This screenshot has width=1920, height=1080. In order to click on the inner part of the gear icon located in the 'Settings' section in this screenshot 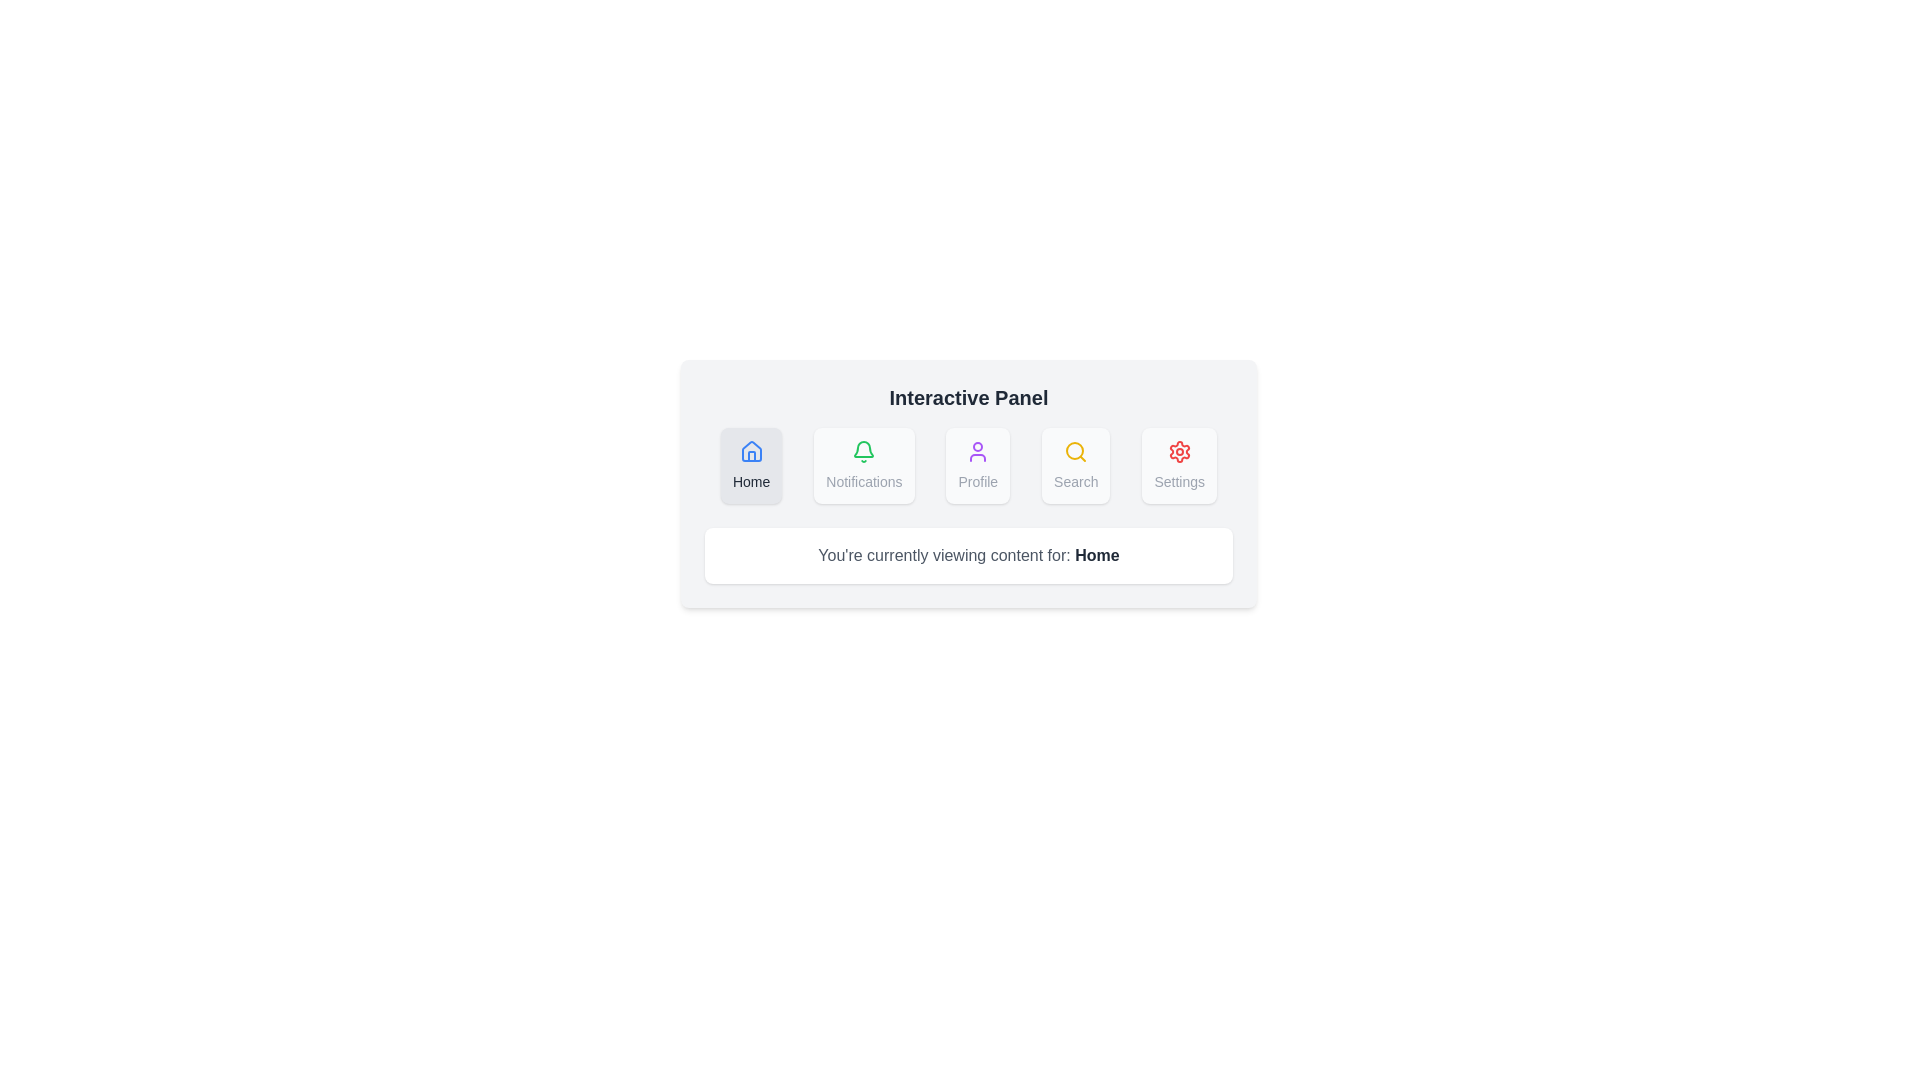, I will do `click(1179, 451)`.